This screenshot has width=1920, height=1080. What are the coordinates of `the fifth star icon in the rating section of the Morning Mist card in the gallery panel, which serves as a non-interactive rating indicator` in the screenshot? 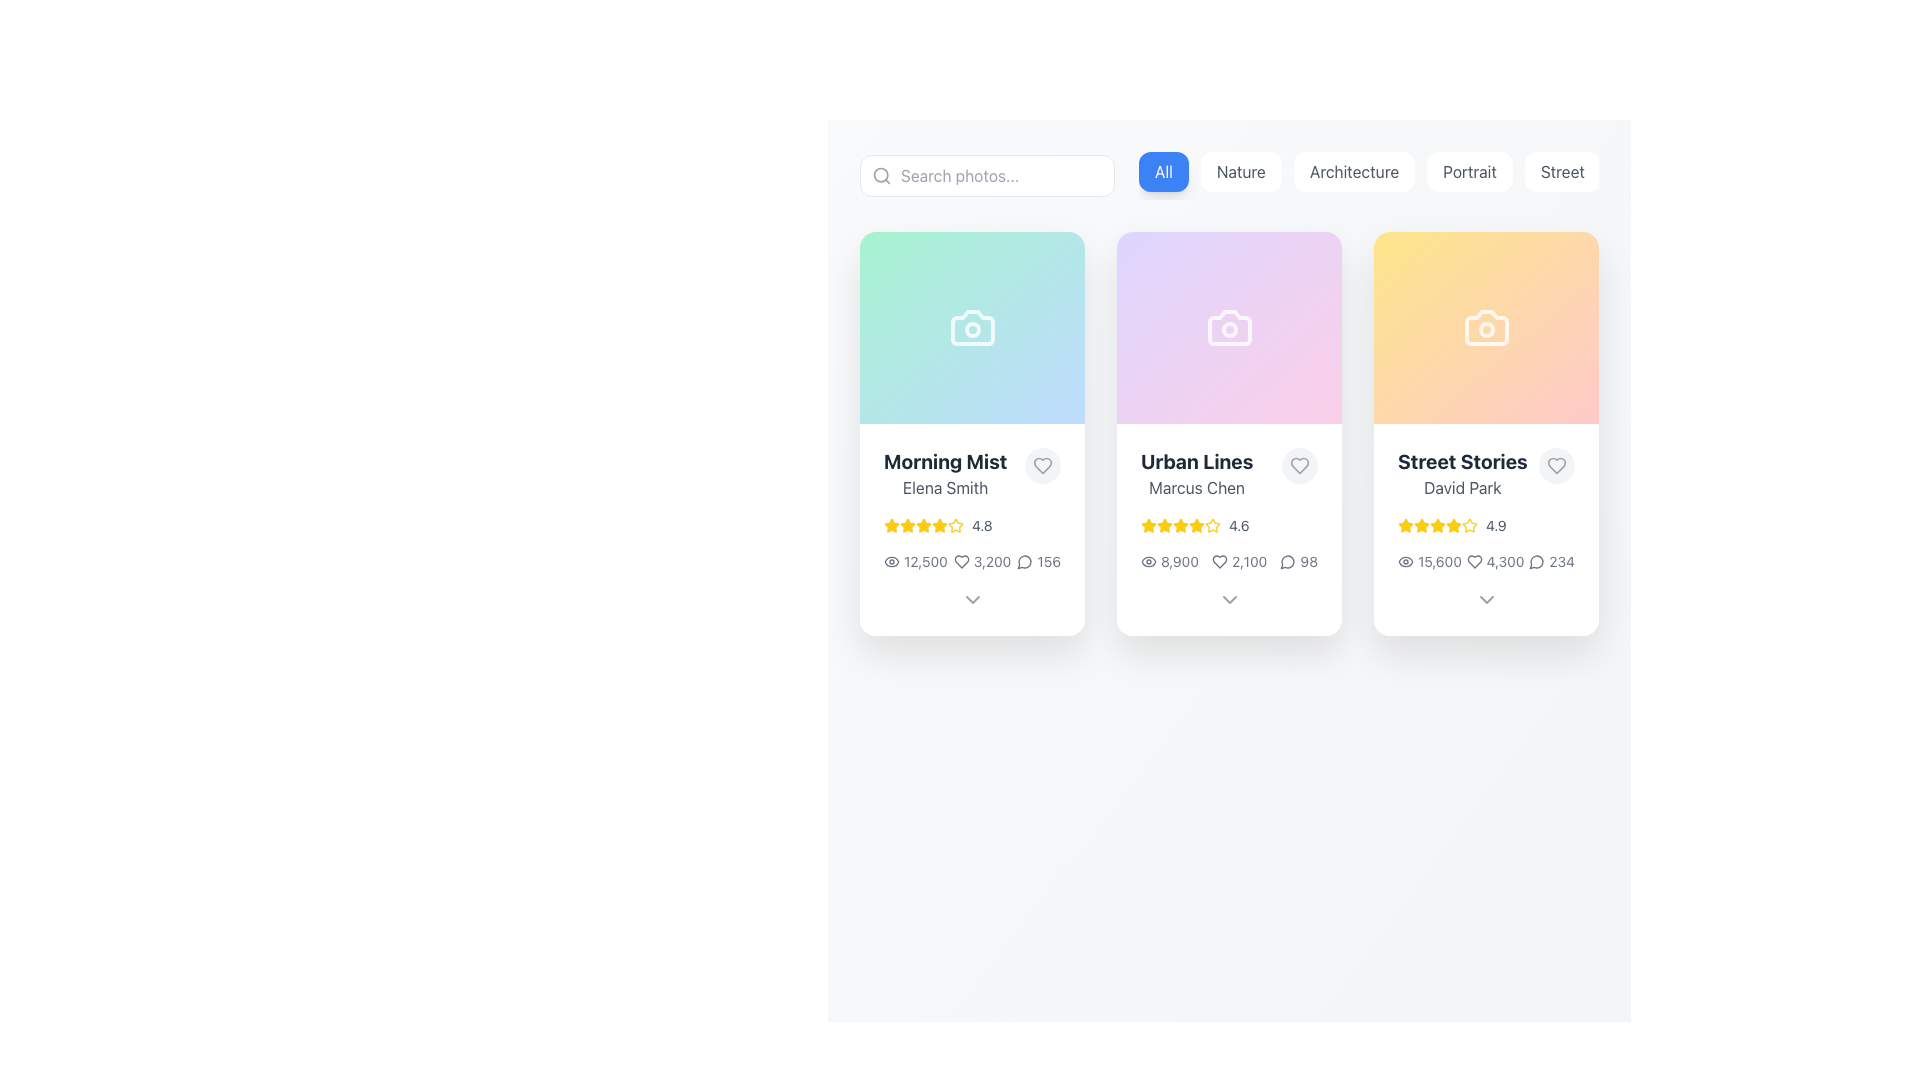 It's located at (954, 524).